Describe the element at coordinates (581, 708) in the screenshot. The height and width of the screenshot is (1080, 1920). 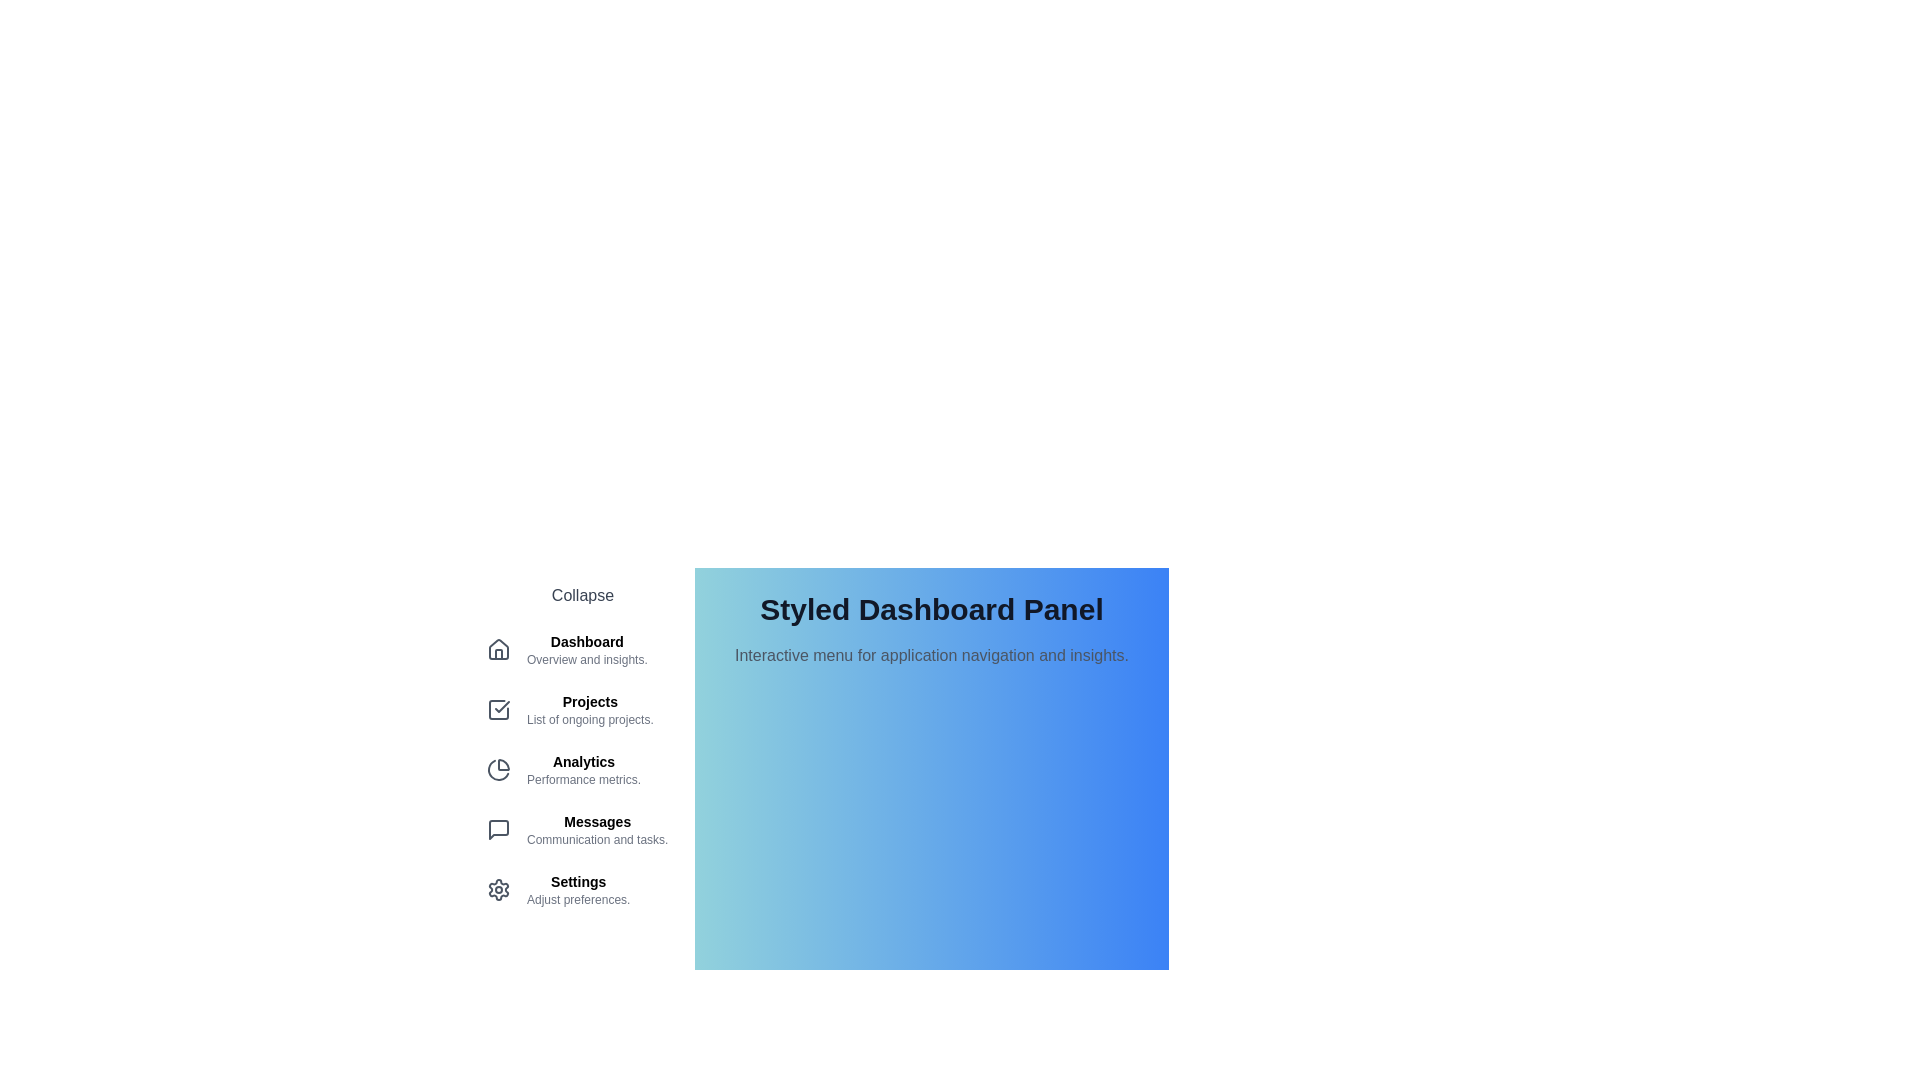
I see `the menu item corresponding to Projects` at that location.